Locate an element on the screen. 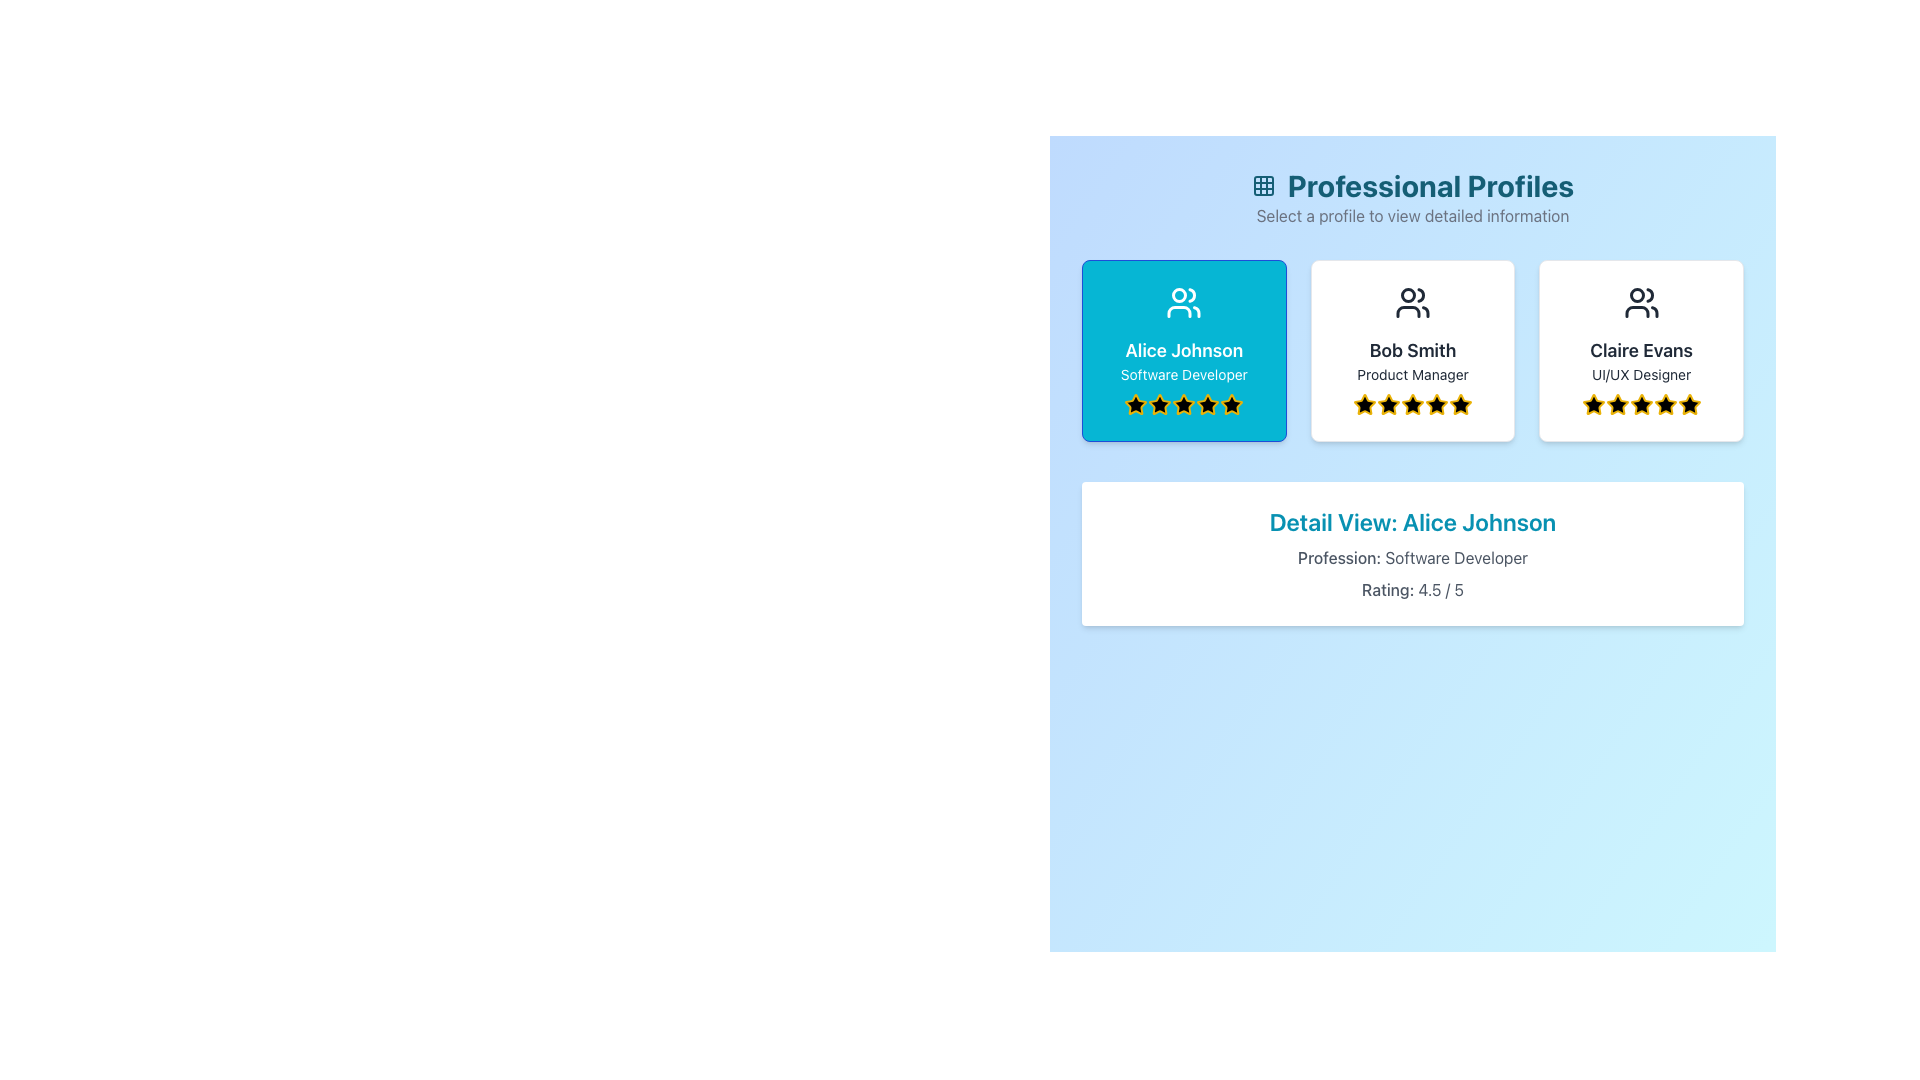  the fourth star-shaped icon in the five-star rating system for 'Claire Evans' in the 'Professional Profiles' section, which is highlighted with a yellow fill and black border is located at coordinates (1641, 405).